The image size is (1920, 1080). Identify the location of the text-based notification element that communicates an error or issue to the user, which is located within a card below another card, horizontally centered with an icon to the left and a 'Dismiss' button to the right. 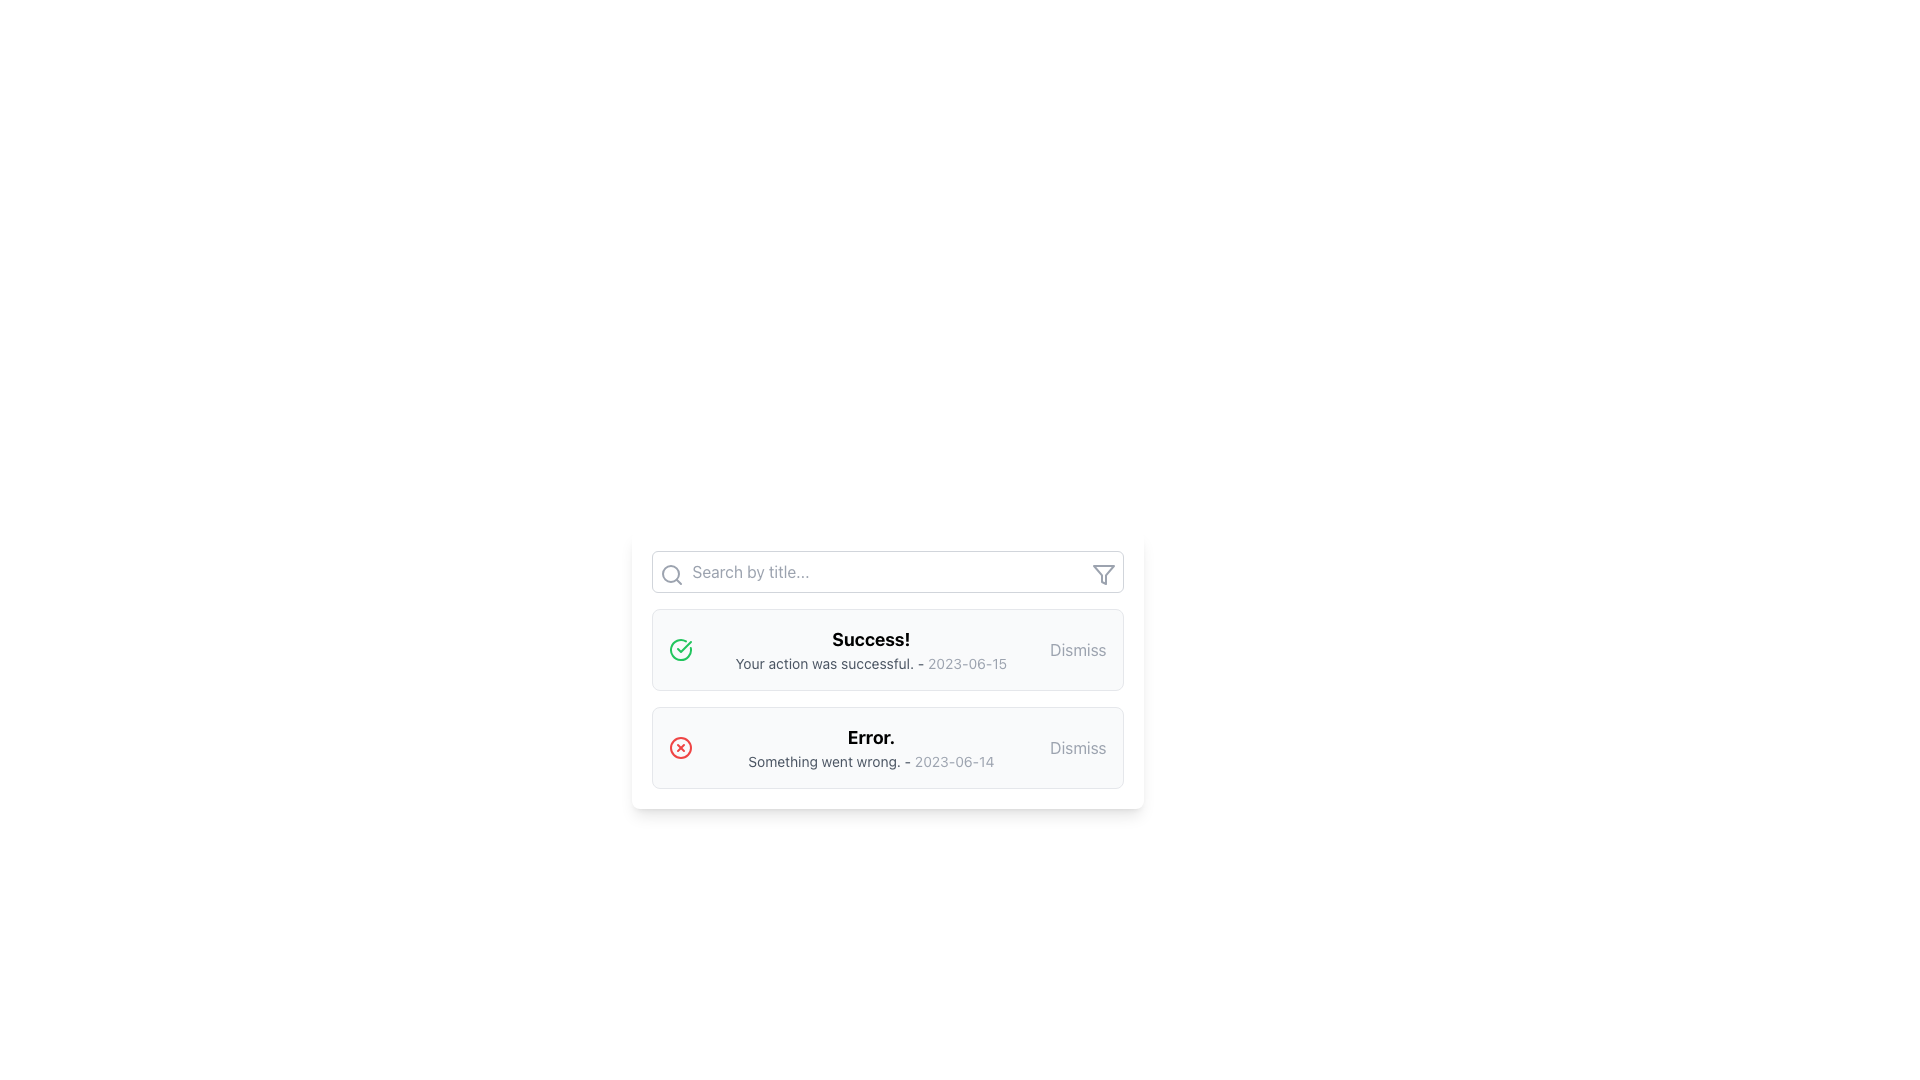
(871, 748).